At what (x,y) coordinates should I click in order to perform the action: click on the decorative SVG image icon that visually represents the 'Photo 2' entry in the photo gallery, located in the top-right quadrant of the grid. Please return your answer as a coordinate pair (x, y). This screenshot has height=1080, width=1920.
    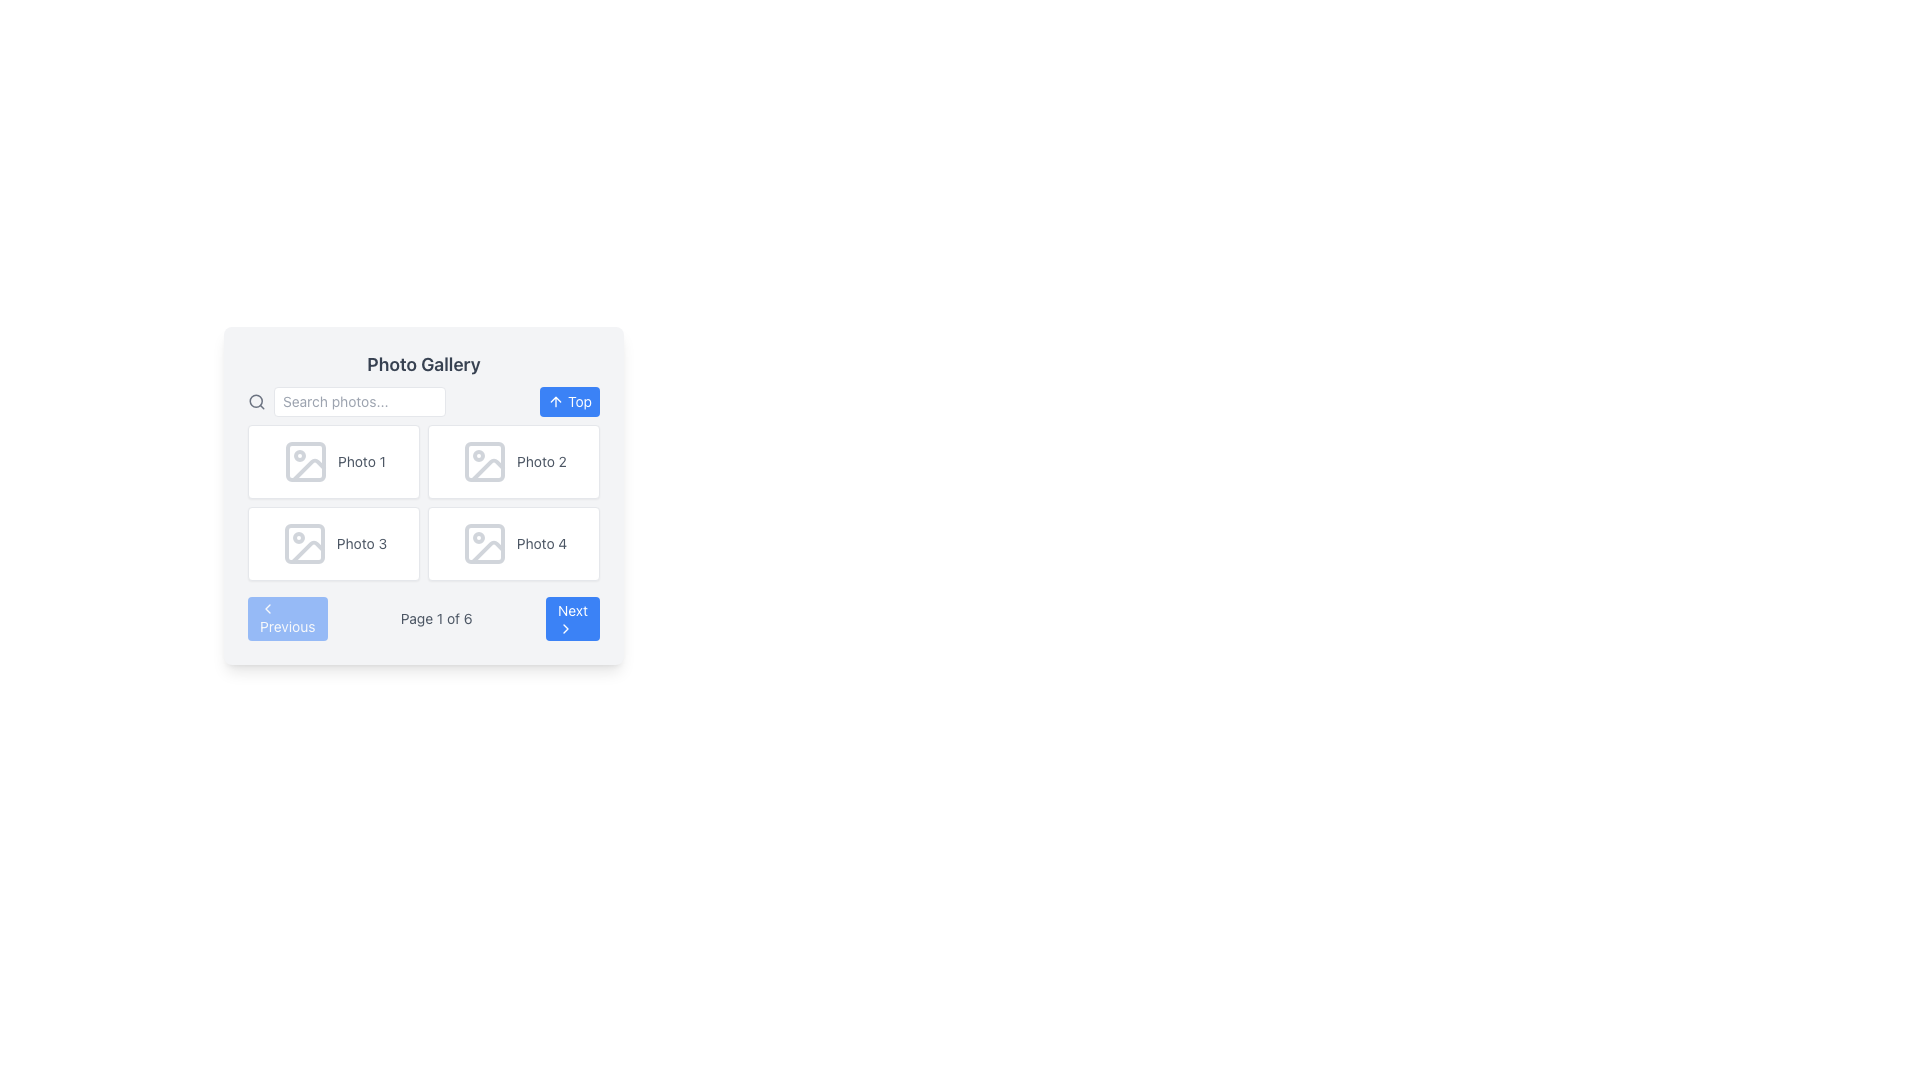
    Looking at the image, I should click on (484, 462).